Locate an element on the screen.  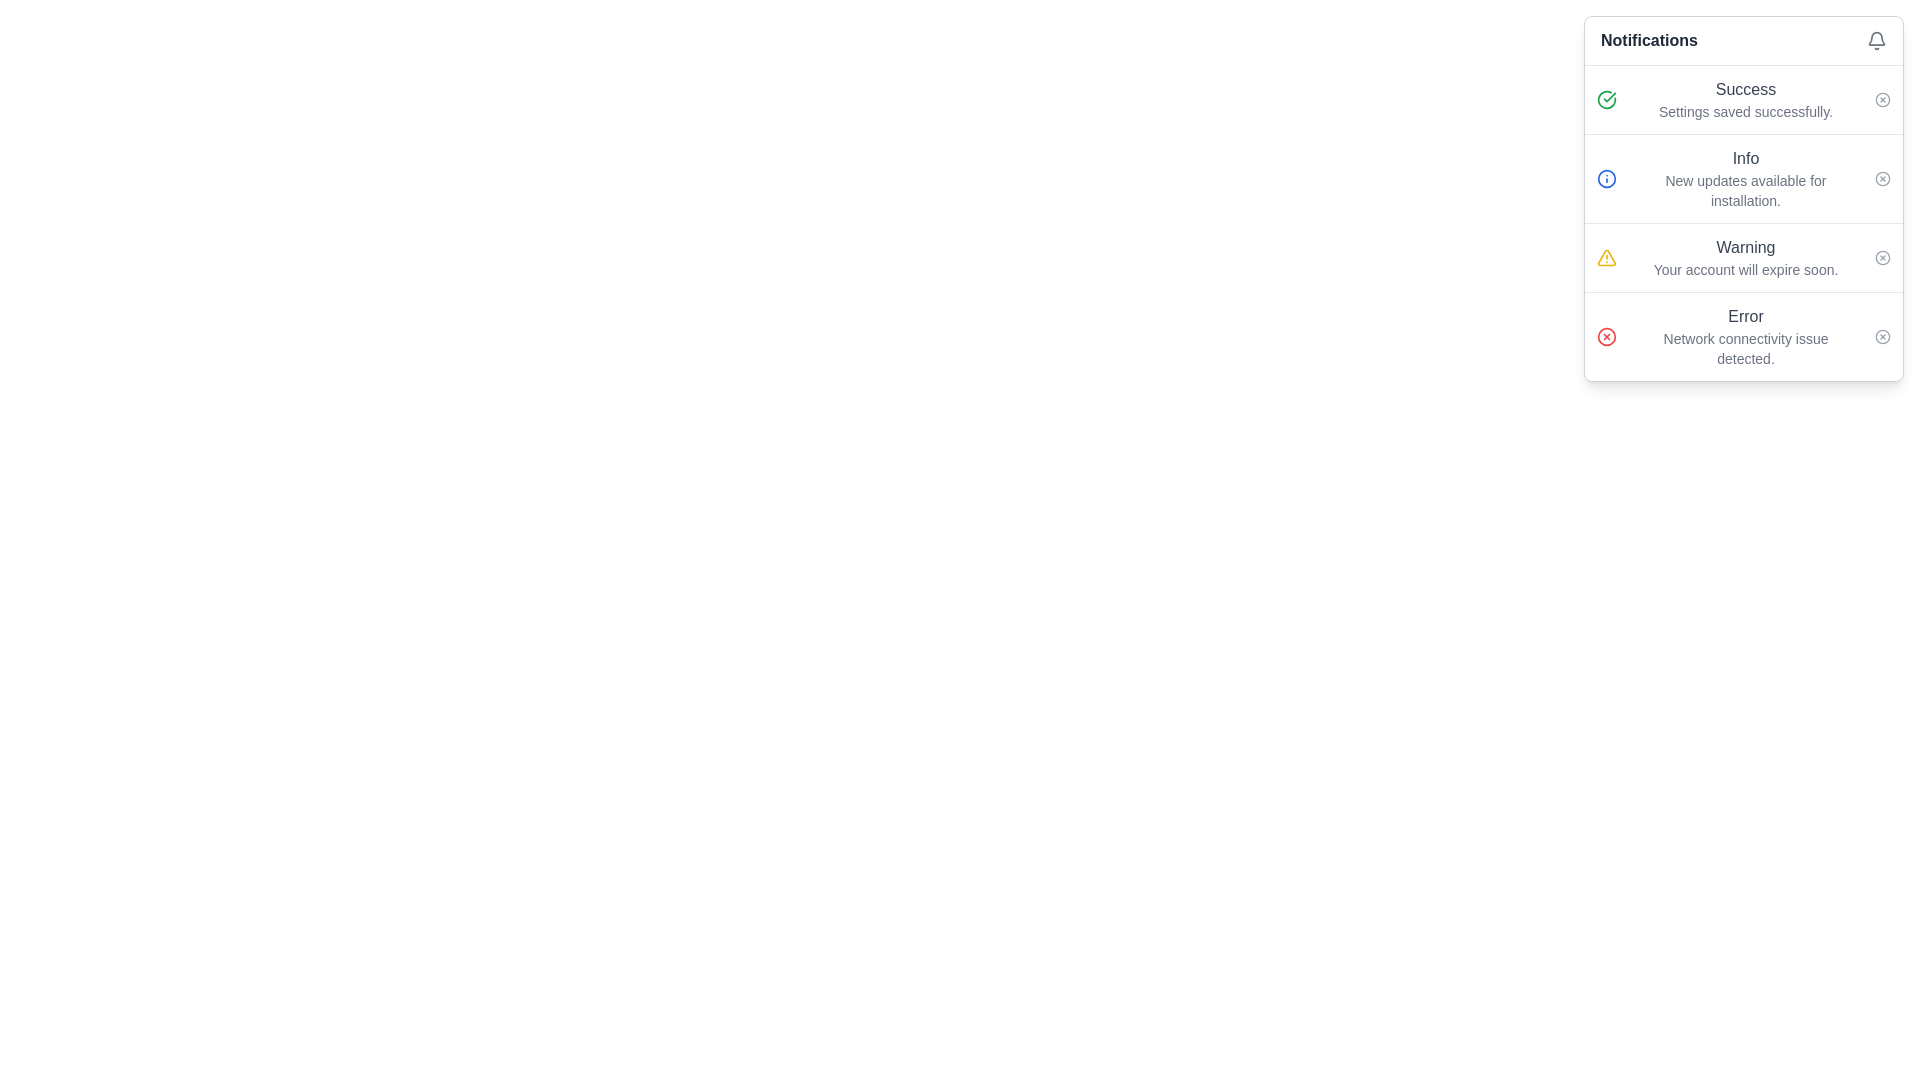
the small circular button with a cross symbol inside, located in the bottom right corner of the 'Error' notification box is located at coordinates (1881, 335).